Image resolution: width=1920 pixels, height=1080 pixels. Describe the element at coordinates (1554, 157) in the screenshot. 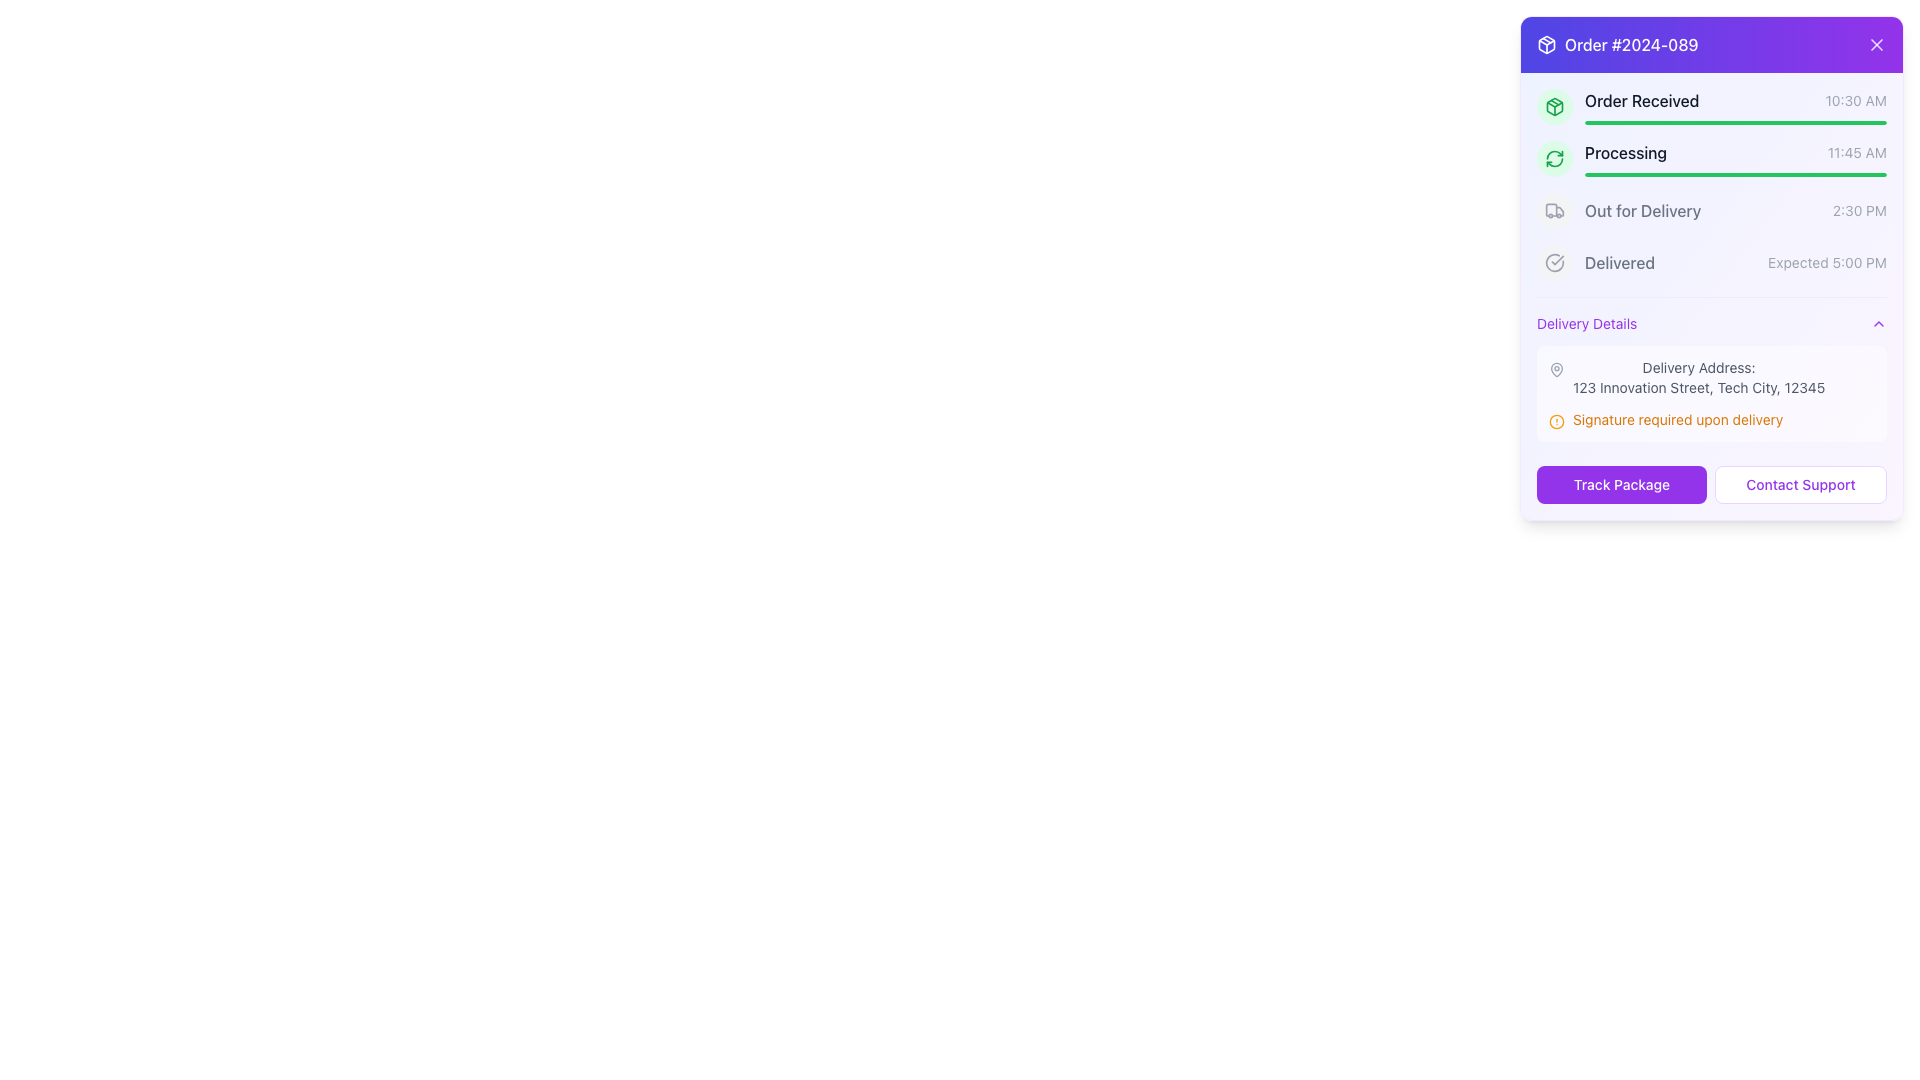

I see `the small green circular icon with a refresh arrow located to the left of the 'Processing' text label` at that location.